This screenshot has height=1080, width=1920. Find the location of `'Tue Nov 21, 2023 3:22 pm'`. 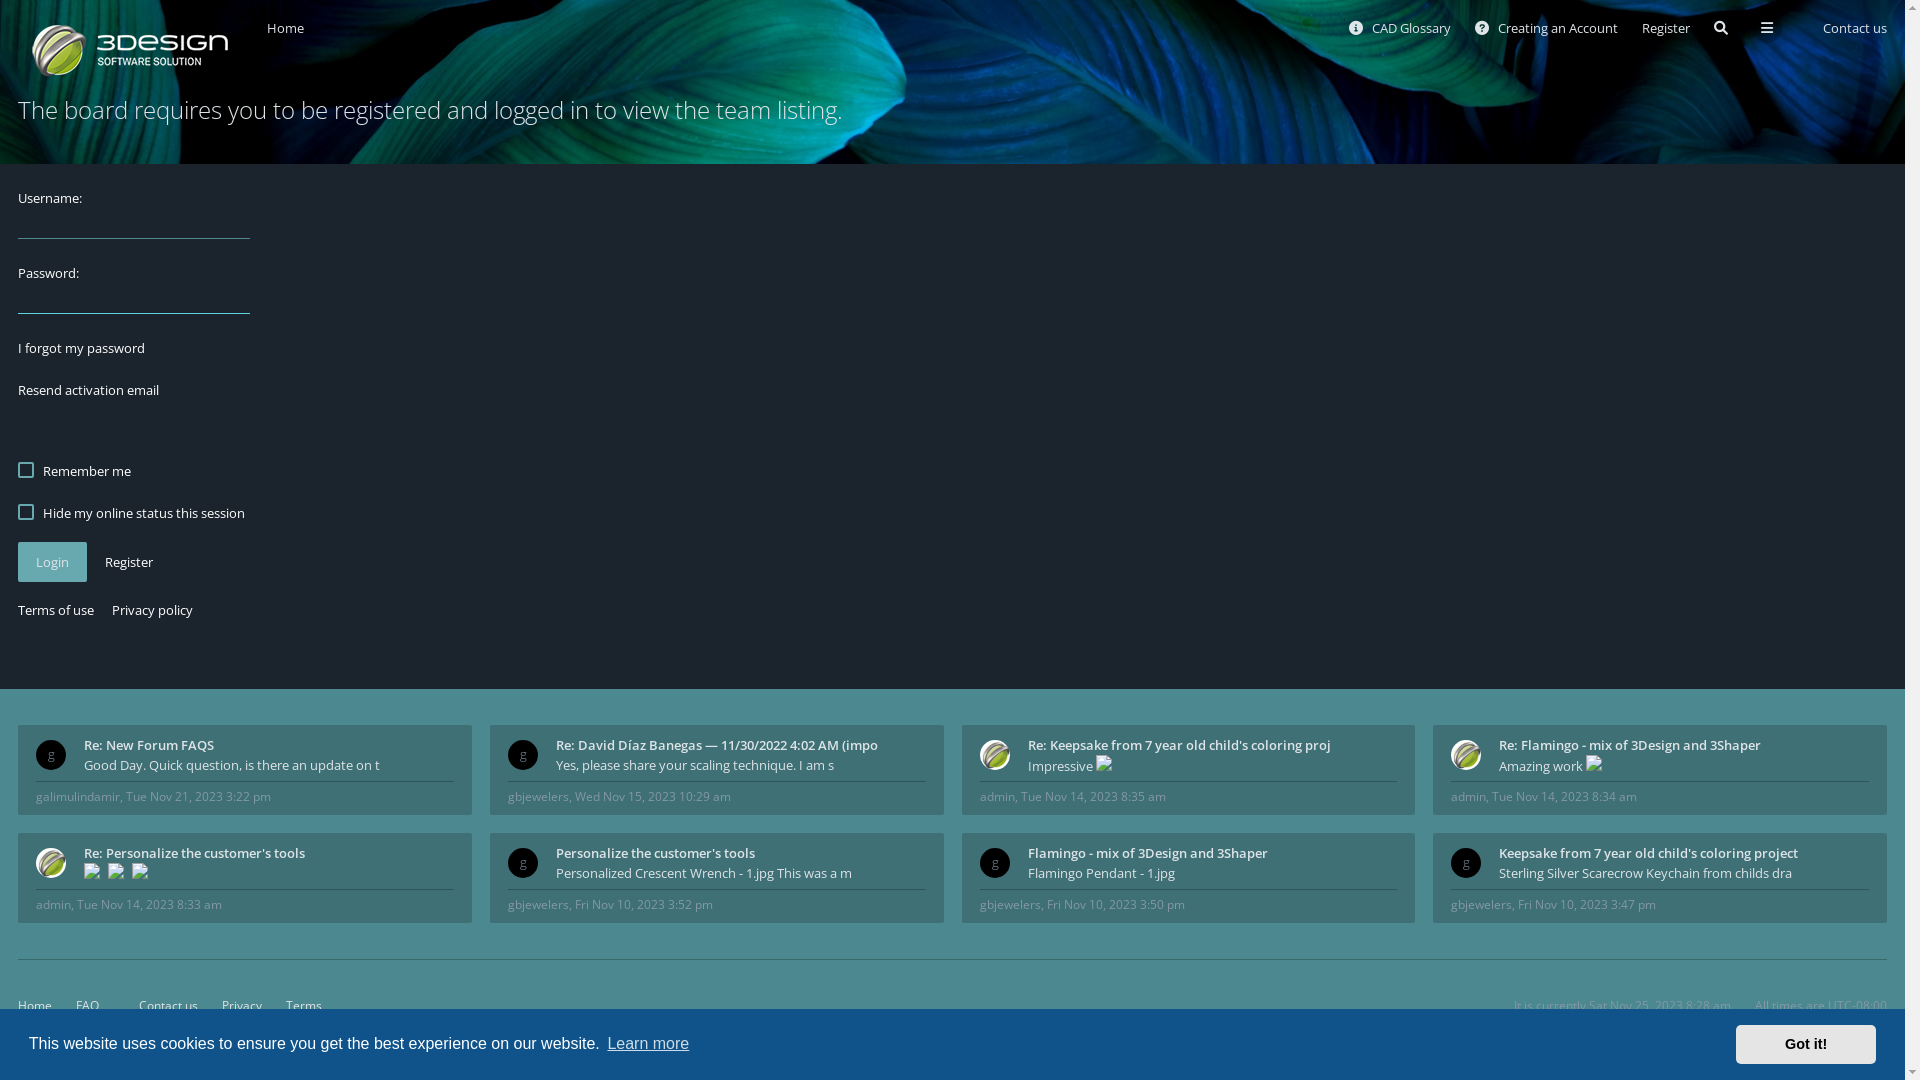

'Tue Nov 21, 2023 3:22 pm' is located at coordinates (198, 795).